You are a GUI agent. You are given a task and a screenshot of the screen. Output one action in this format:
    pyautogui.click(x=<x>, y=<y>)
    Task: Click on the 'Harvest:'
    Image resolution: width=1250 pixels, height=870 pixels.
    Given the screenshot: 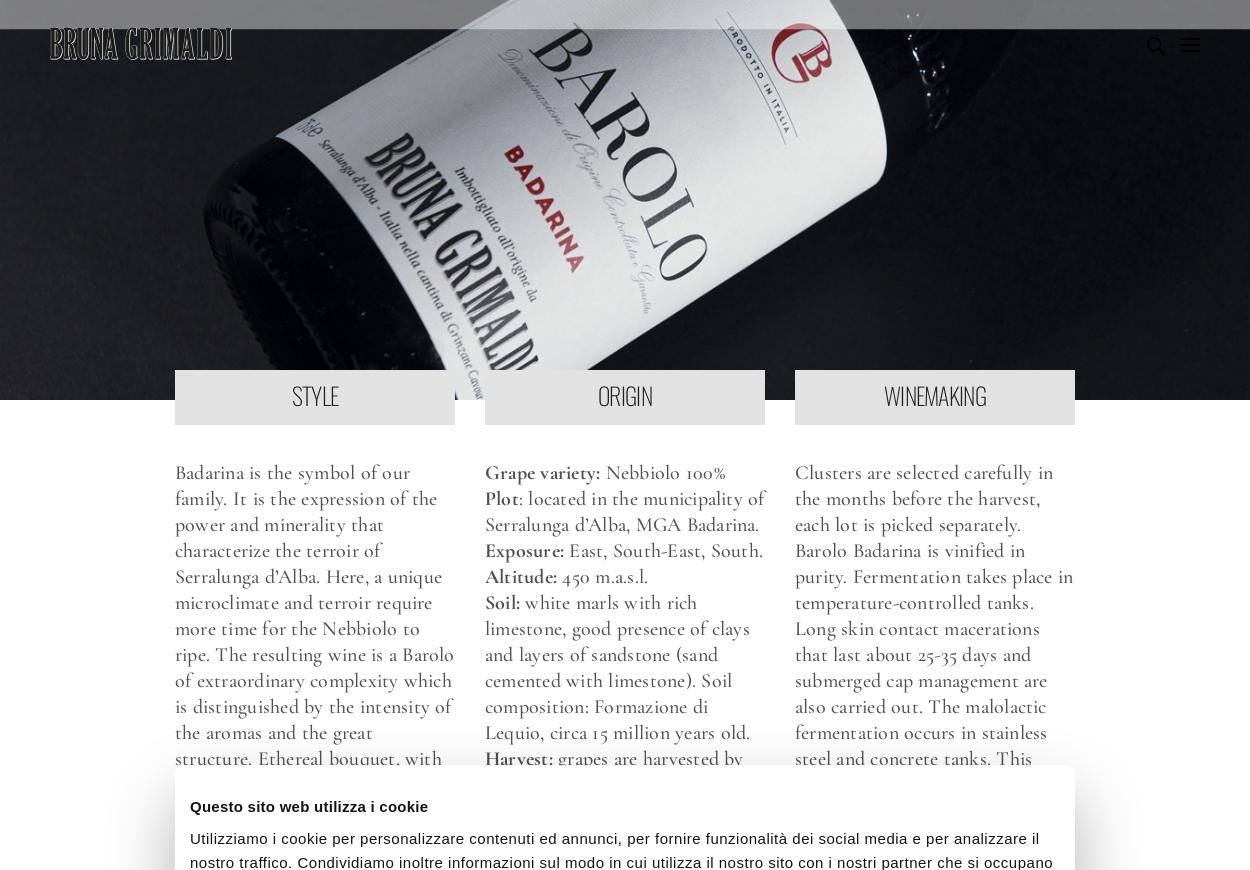 What is the action you would take?
    pyautogui.click(x=483, y=758)
    